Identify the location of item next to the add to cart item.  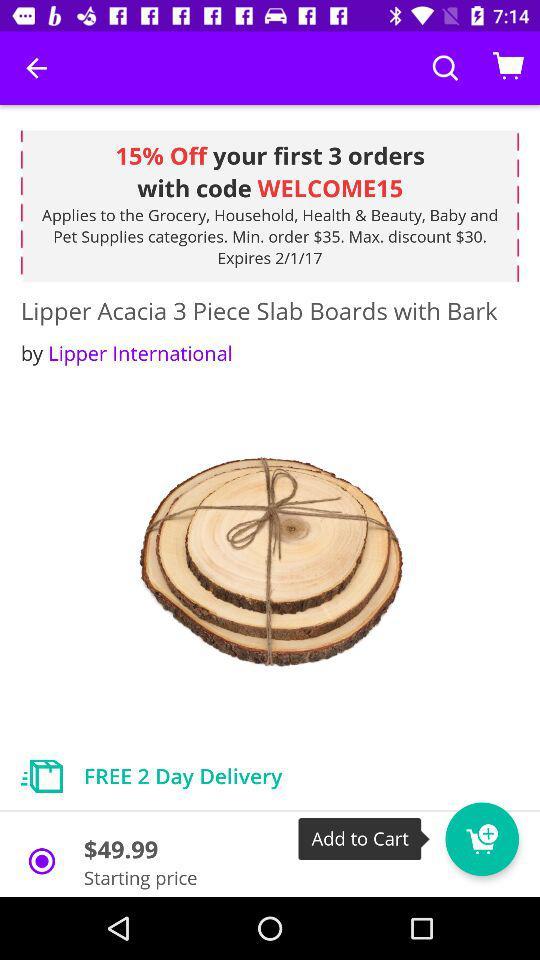
(481, 839).